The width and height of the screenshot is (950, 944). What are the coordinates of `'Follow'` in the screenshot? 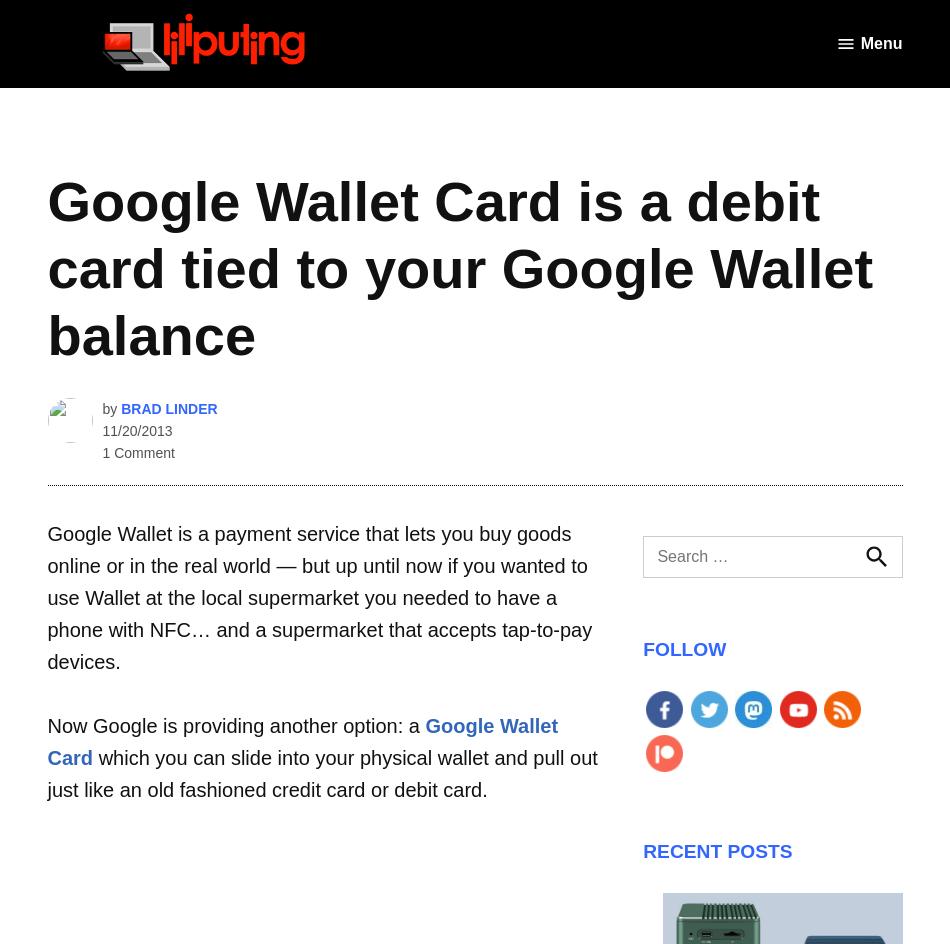 It's located at (684, 648).